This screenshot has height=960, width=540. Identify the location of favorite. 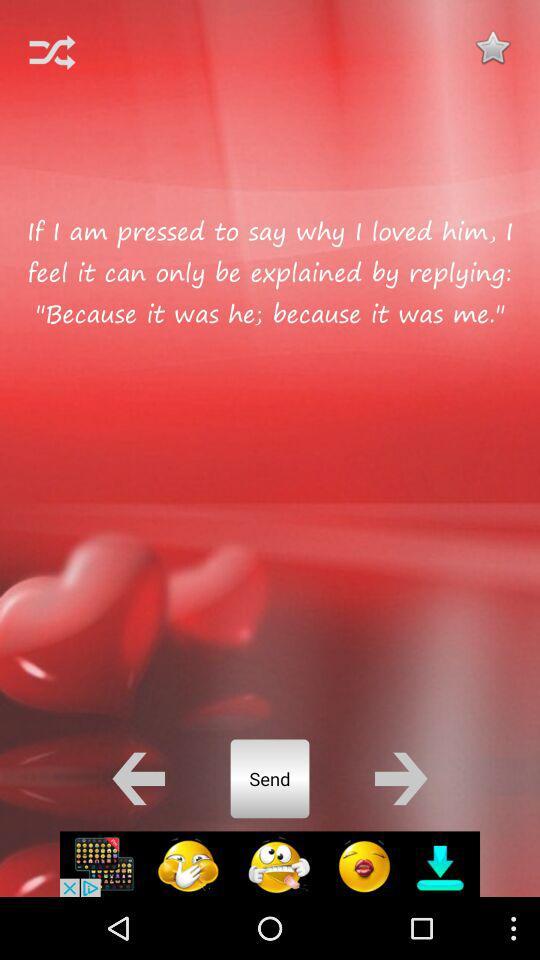
(491, 46).